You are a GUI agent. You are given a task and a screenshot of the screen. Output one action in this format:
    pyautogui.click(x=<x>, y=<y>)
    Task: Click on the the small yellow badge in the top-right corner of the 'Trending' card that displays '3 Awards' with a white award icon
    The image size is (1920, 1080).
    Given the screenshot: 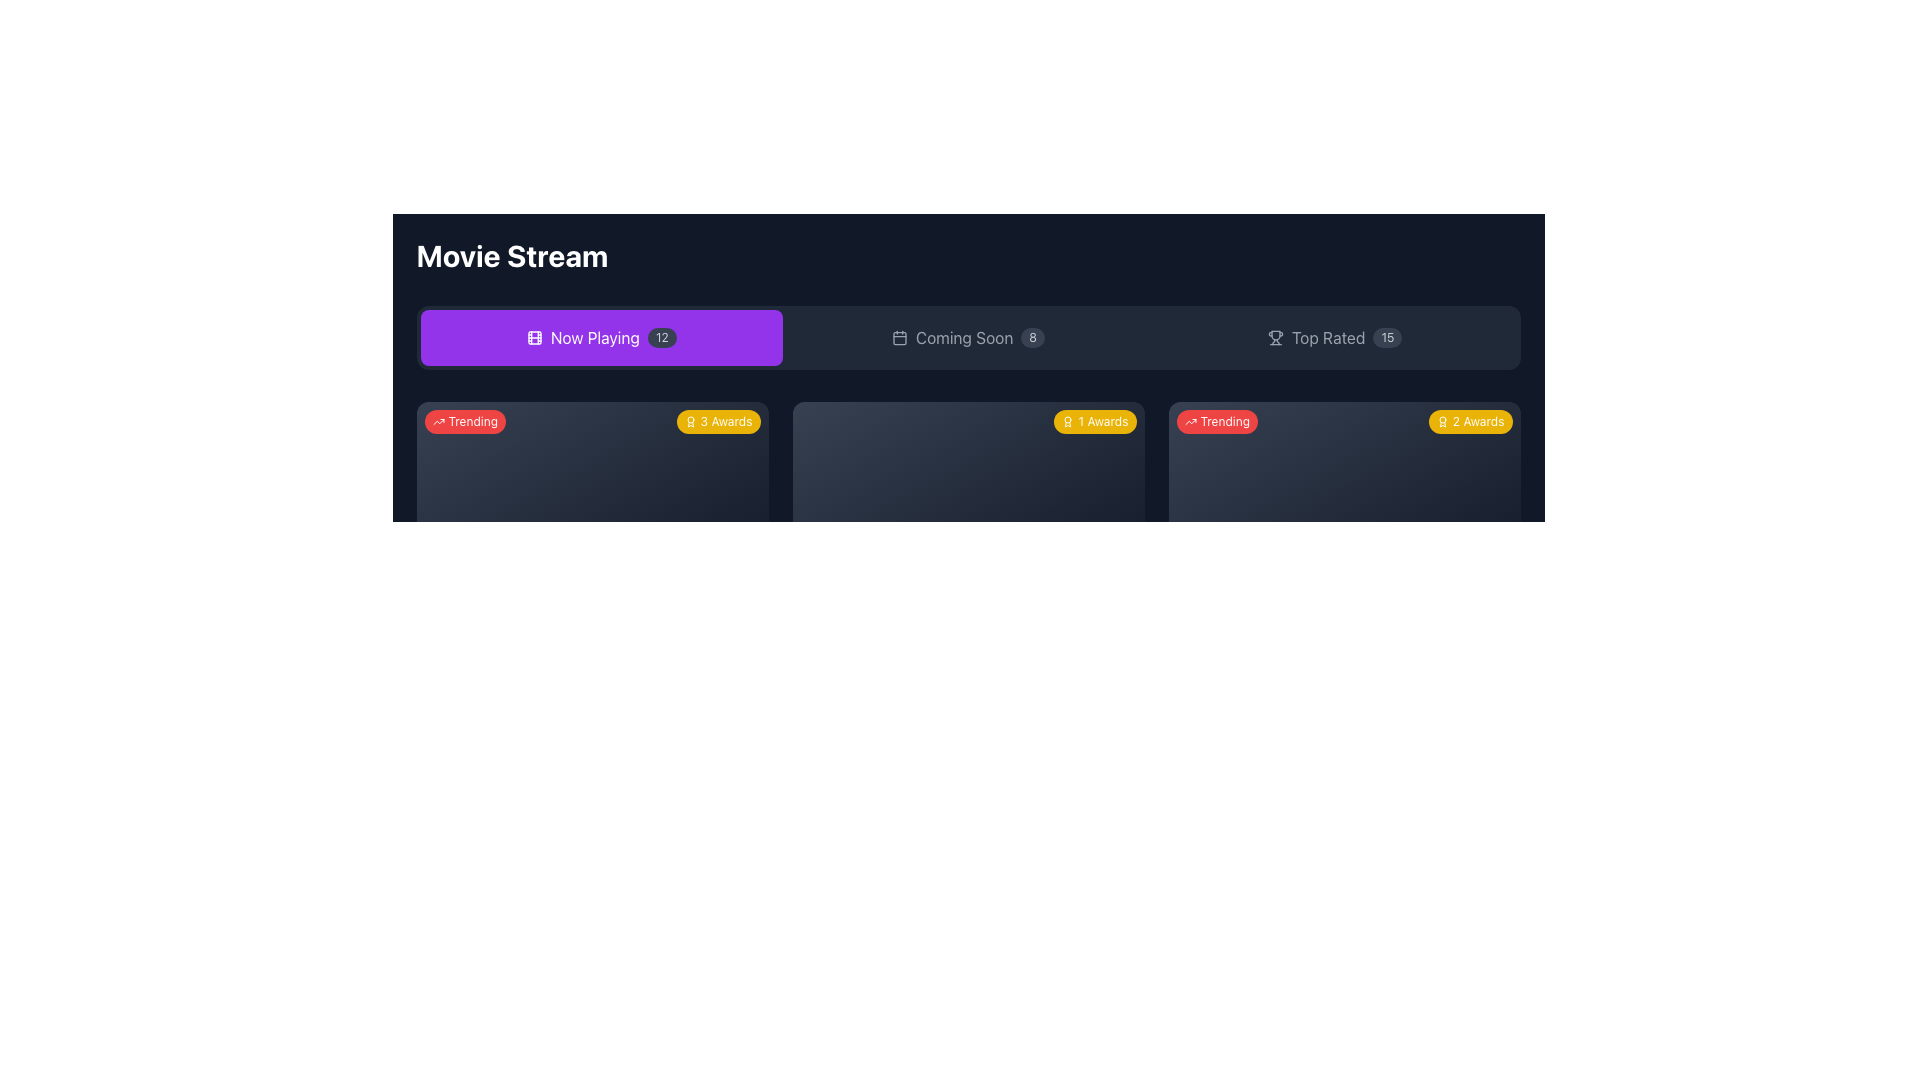 What is the action you would take?
    pyautogui.click(x=718, y=420)
    